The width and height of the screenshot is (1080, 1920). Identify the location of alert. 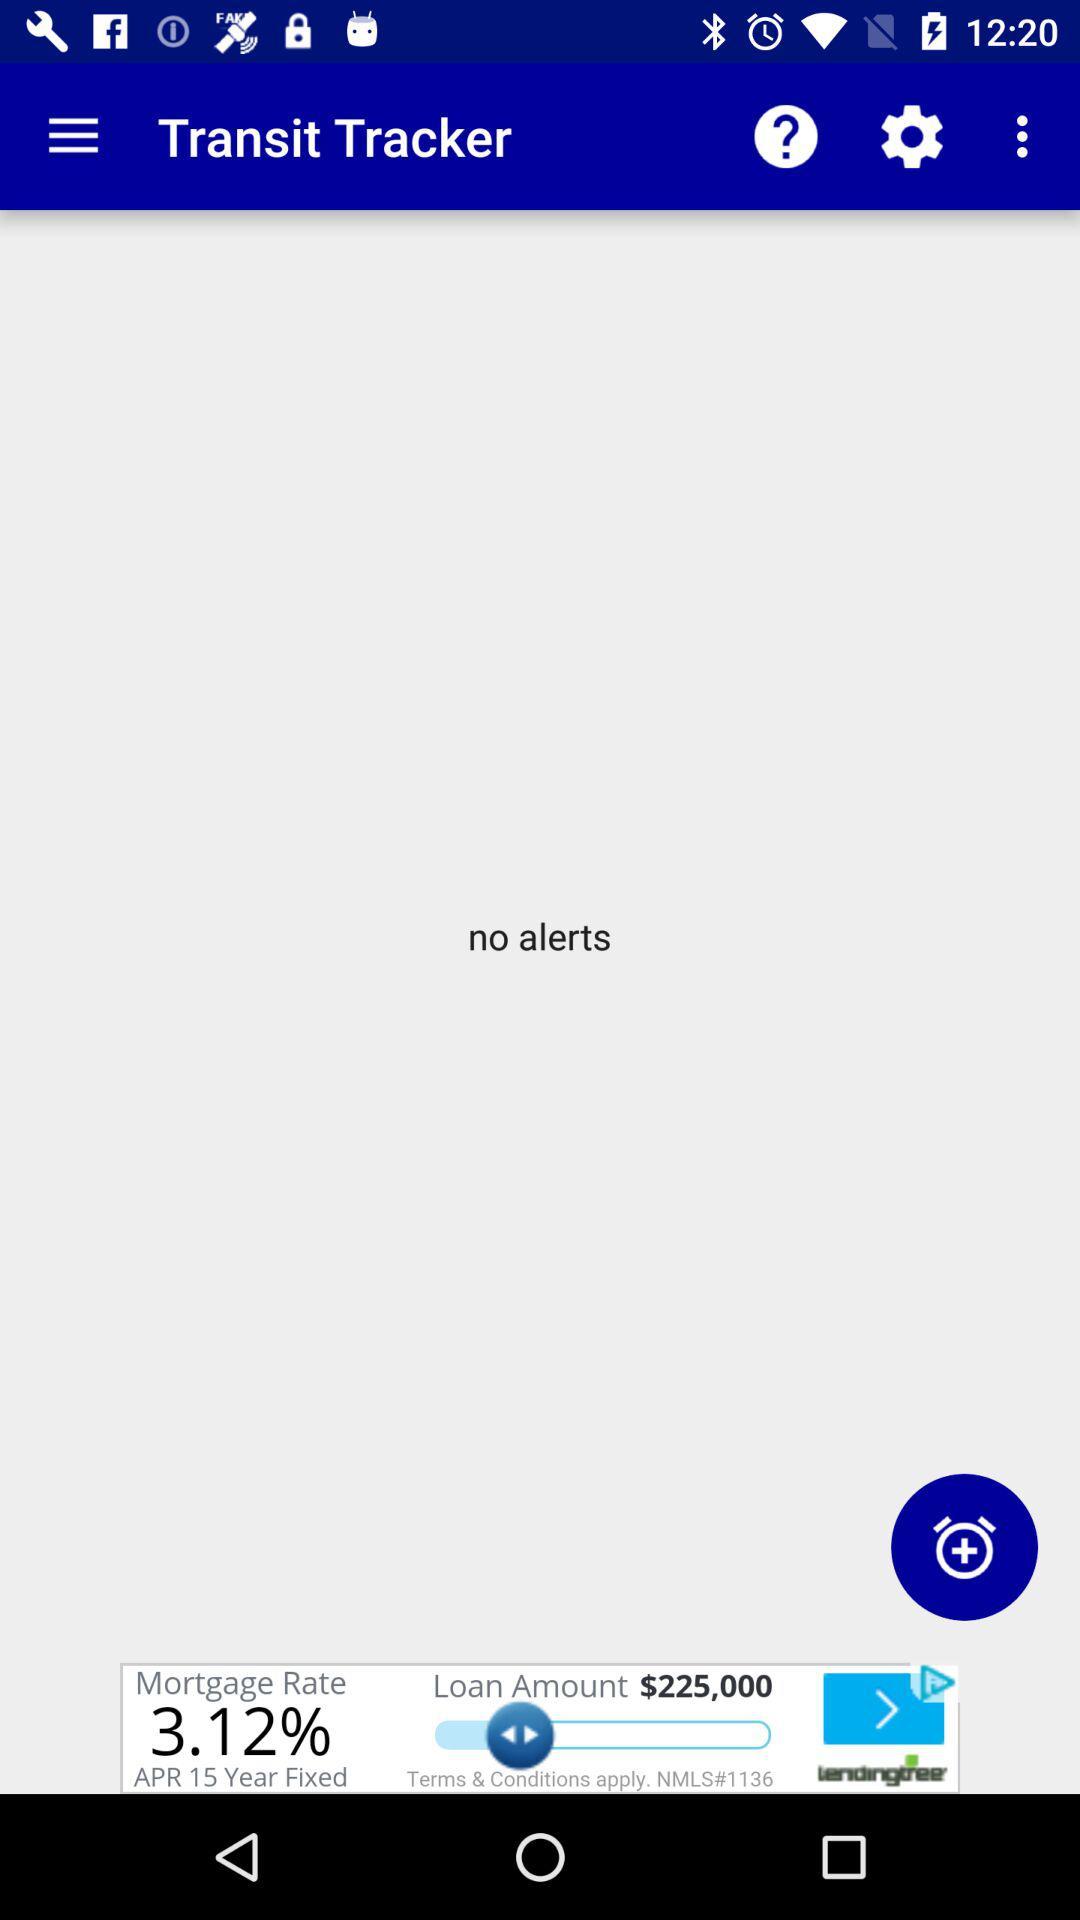
(963, 1546).